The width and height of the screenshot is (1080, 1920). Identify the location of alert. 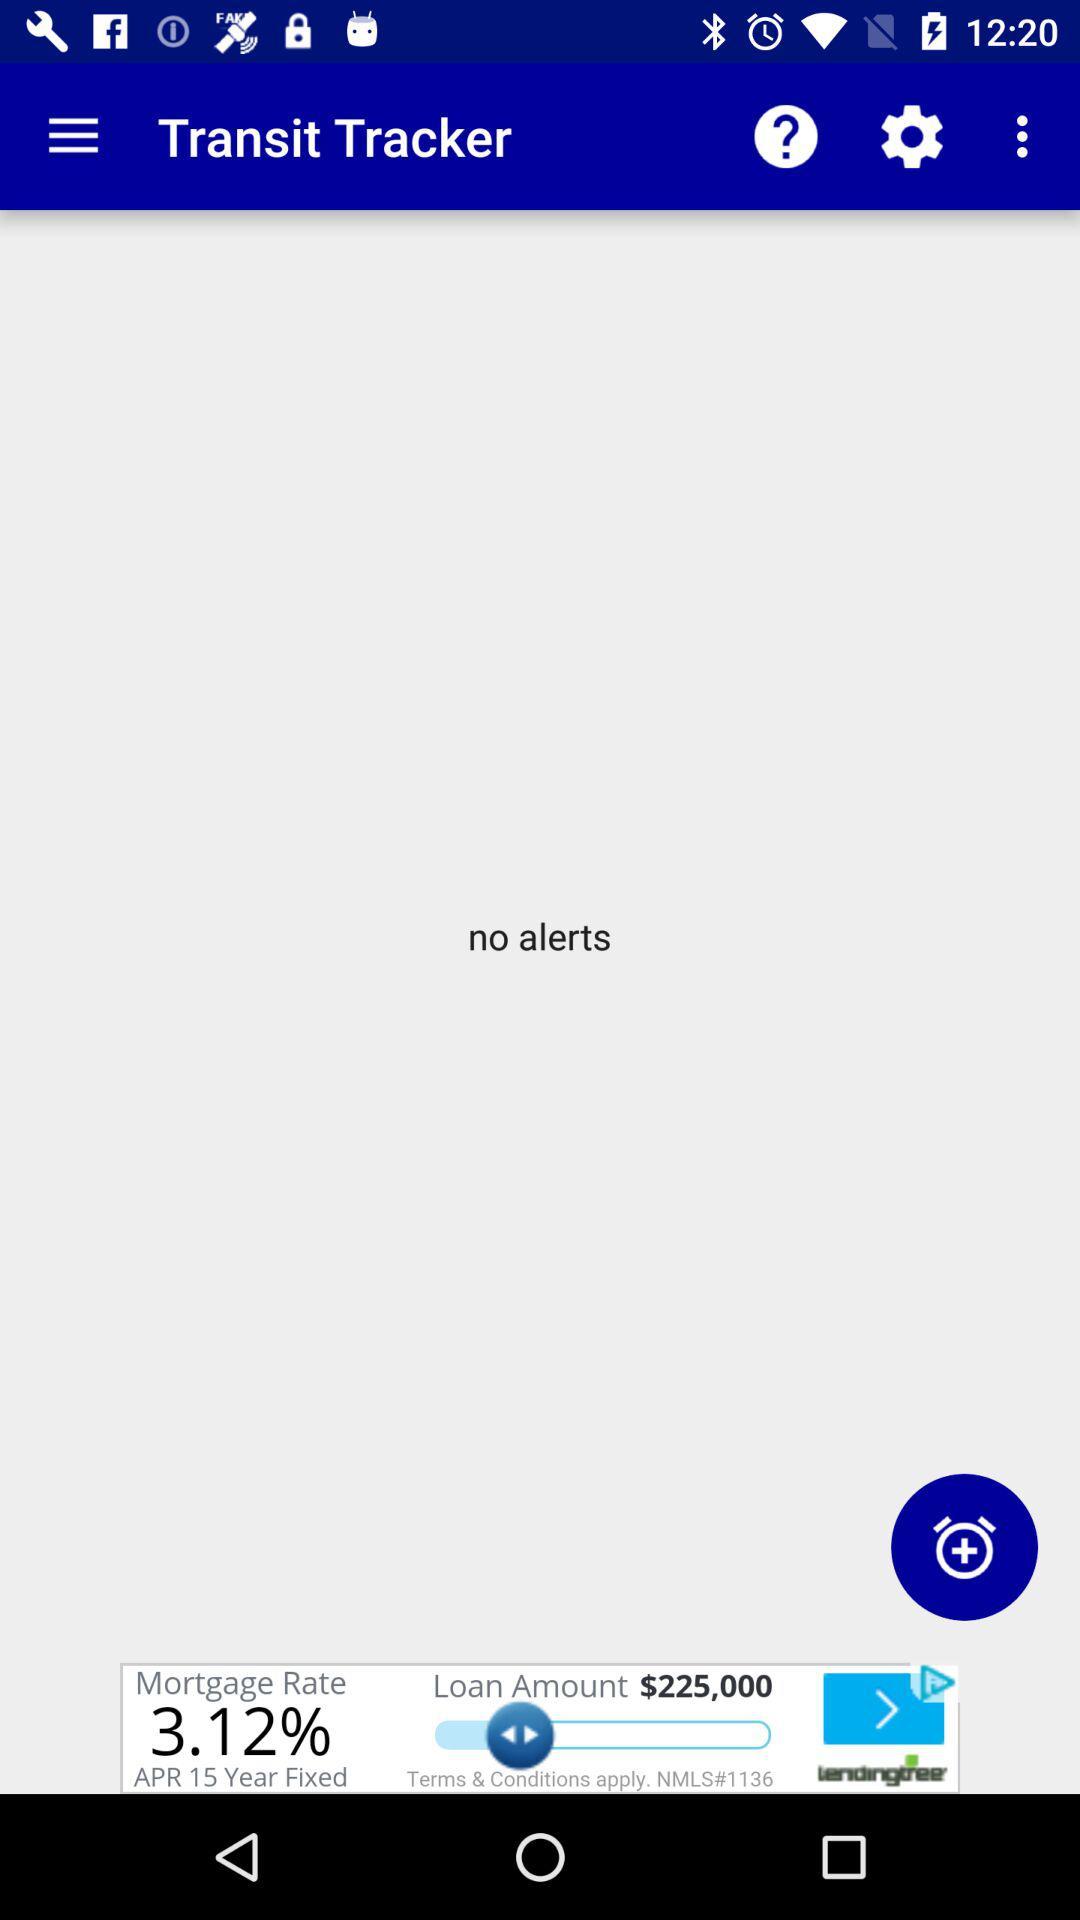
(963, 1546).